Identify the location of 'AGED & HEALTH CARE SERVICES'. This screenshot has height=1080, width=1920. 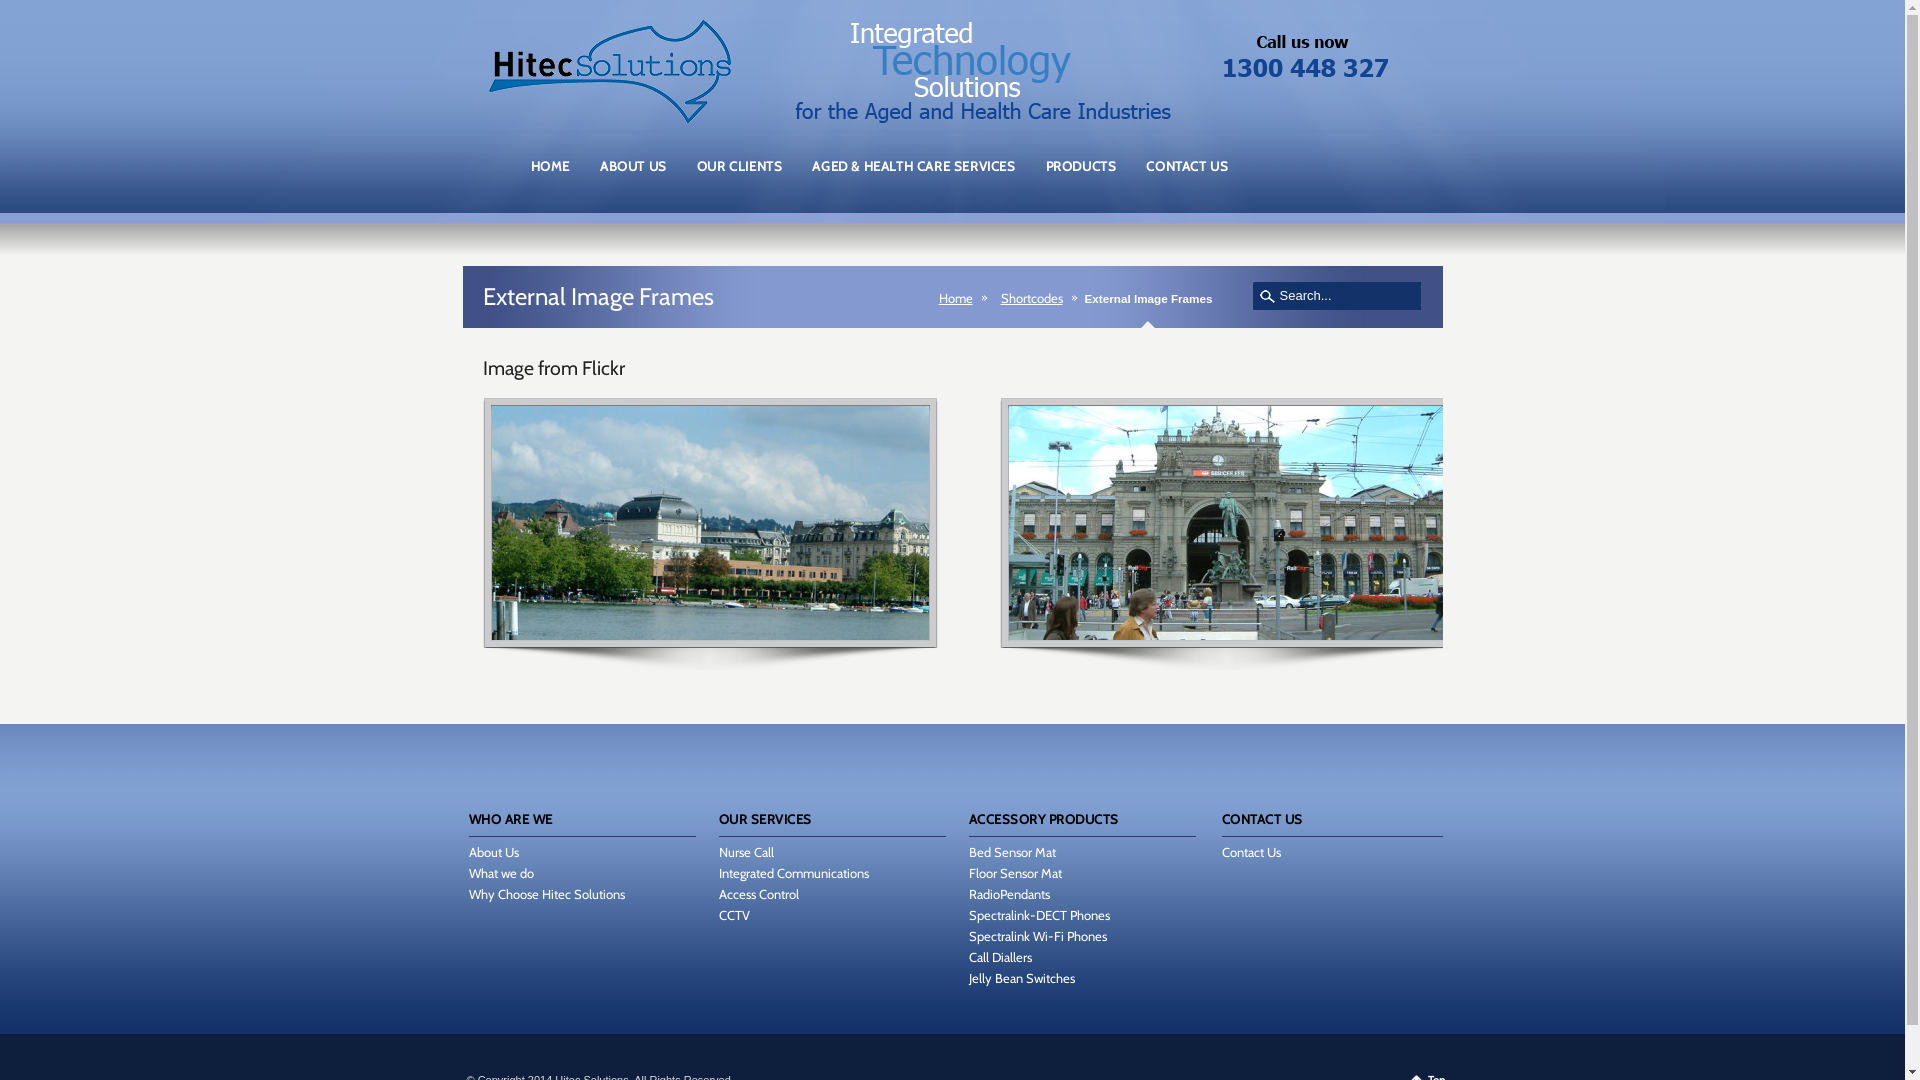
(811, 175).